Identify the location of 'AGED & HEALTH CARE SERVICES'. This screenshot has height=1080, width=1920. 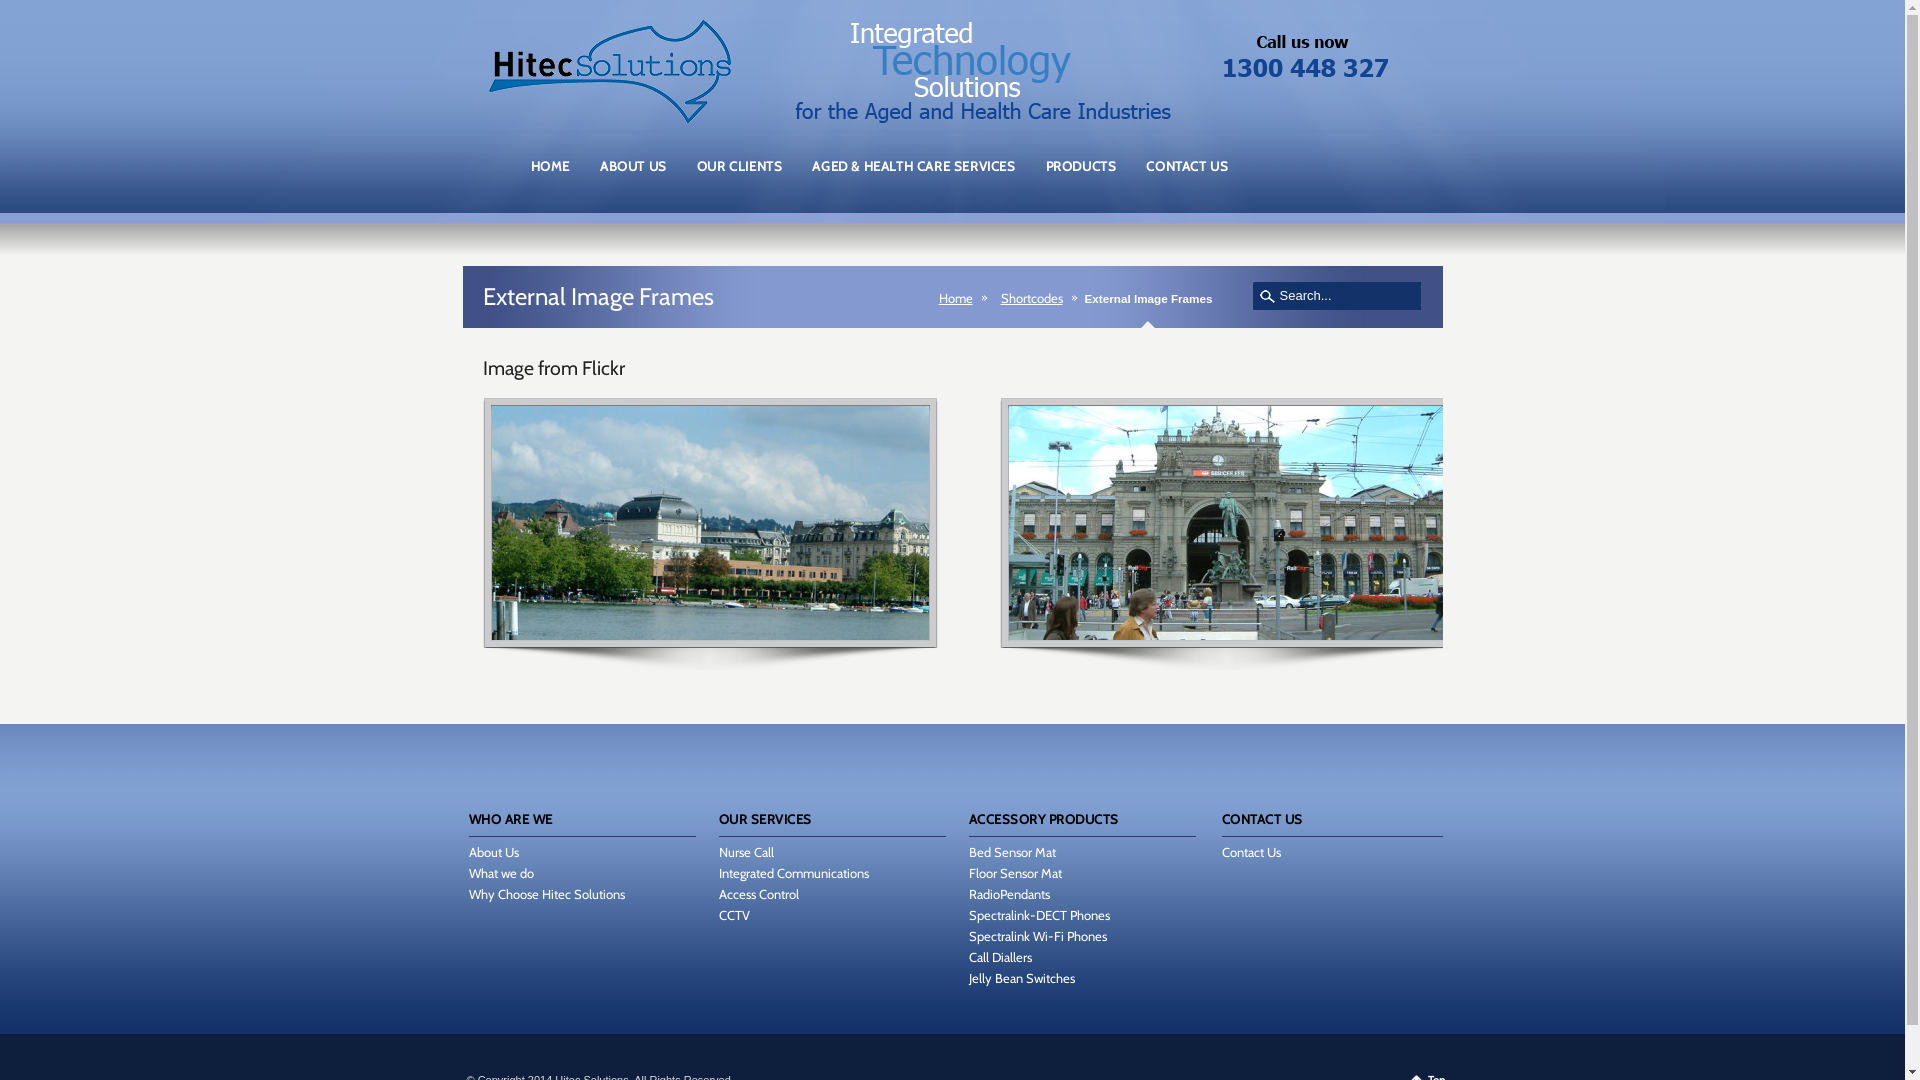
(811, 175).